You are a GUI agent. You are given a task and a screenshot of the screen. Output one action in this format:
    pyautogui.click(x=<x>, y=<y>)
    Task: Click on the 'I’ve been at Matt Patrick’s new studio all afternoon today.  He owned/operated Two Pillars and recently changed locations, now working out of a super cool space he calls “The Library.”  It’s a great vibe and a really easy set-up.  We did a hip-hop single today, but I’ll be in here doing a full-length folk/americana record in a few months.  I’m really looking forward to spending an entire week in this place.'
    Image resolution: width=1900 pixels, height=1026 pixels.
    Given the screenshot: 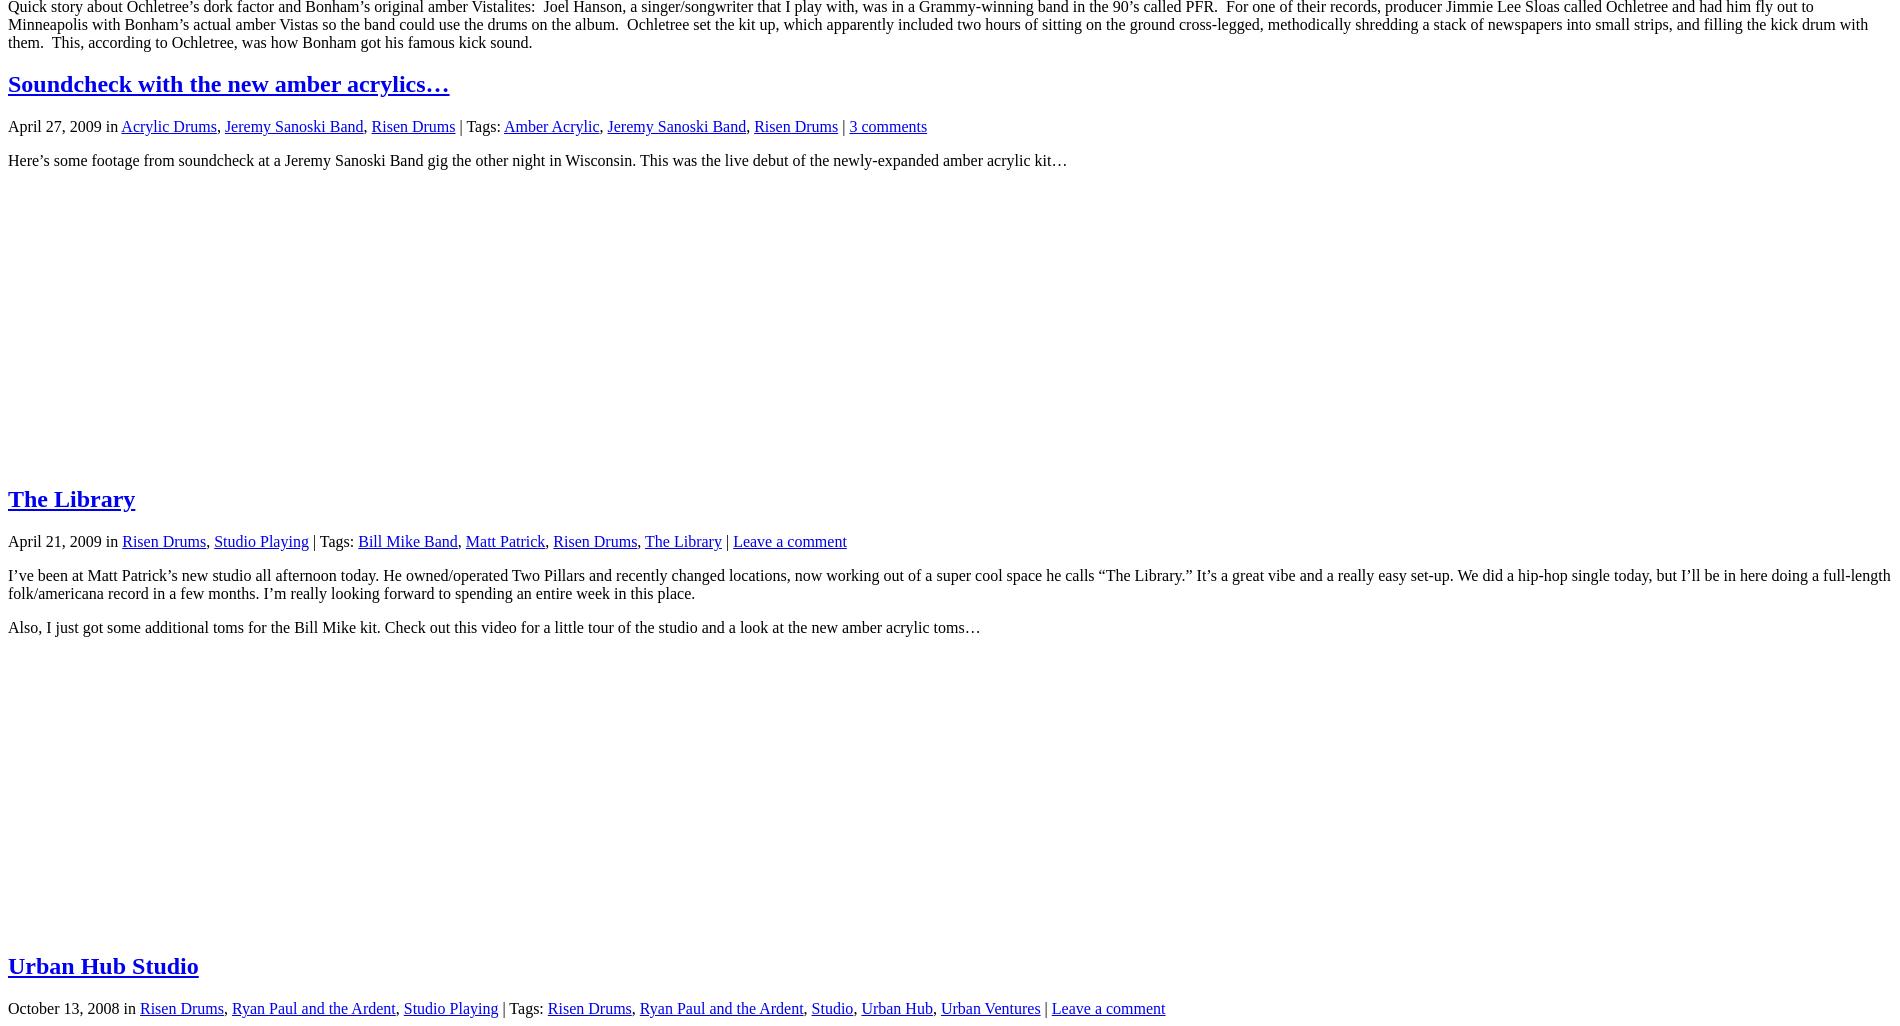 What is the action you would take?
    pyautogui.click(x=948, y=583)
    